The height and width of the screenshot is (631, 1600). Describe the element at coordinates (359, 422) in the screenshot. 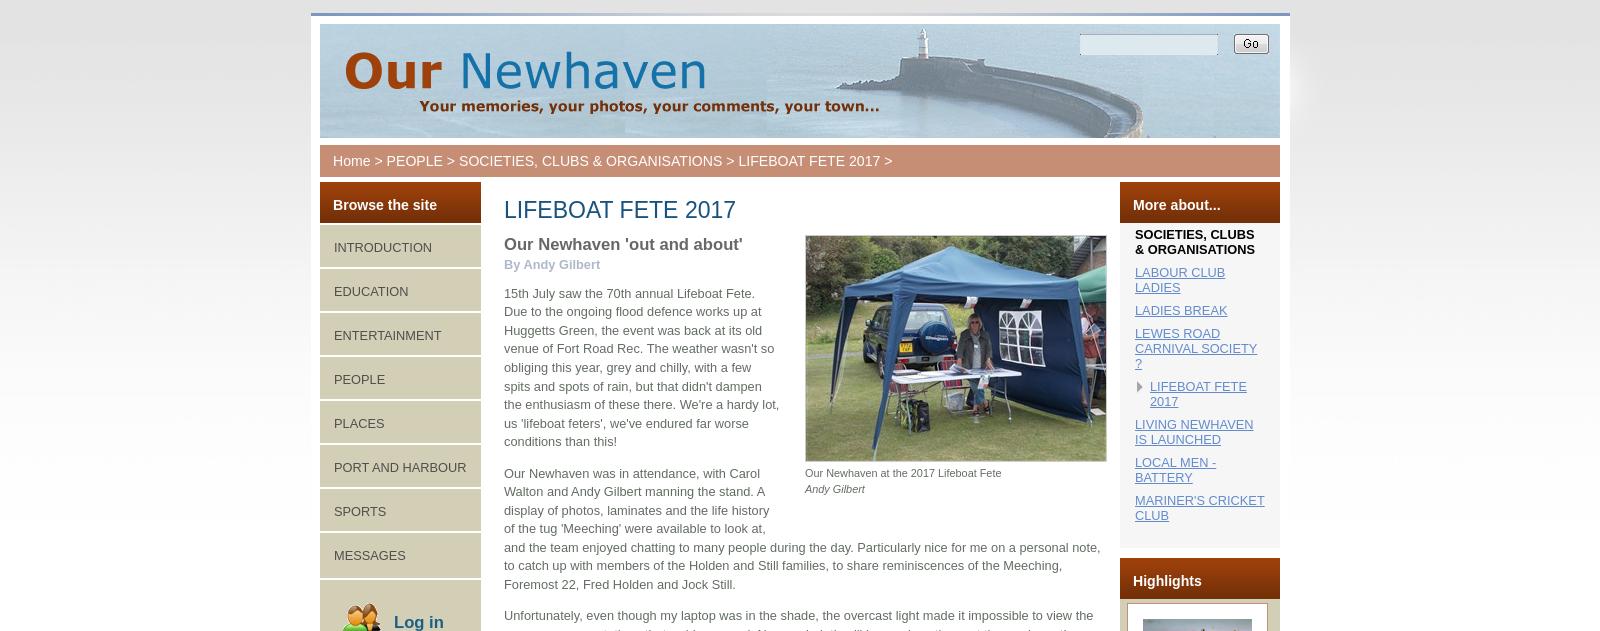

I see `'PLACES'` at that location.